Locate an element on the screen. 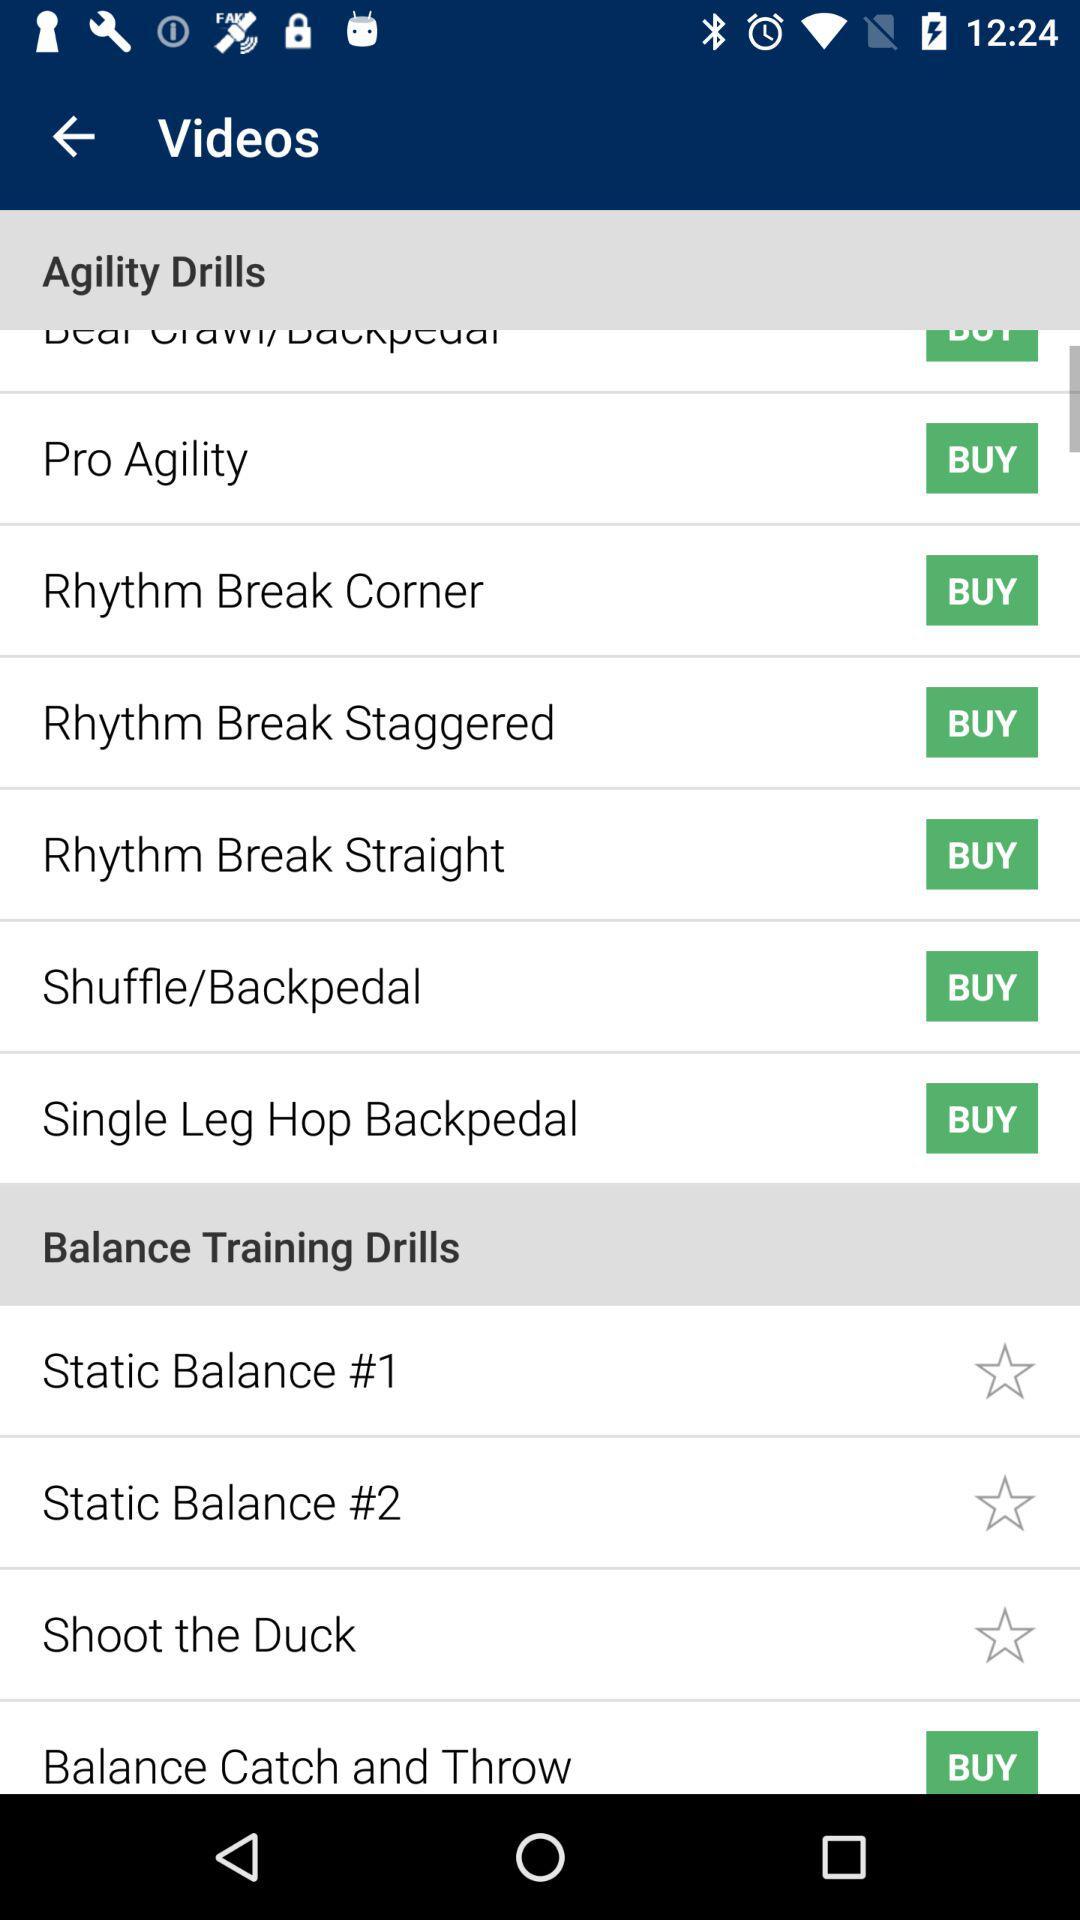 The height and width of the screenshot is (1920, 1080). the icon below the shoot the duck is located at coordinates (452, 1749).